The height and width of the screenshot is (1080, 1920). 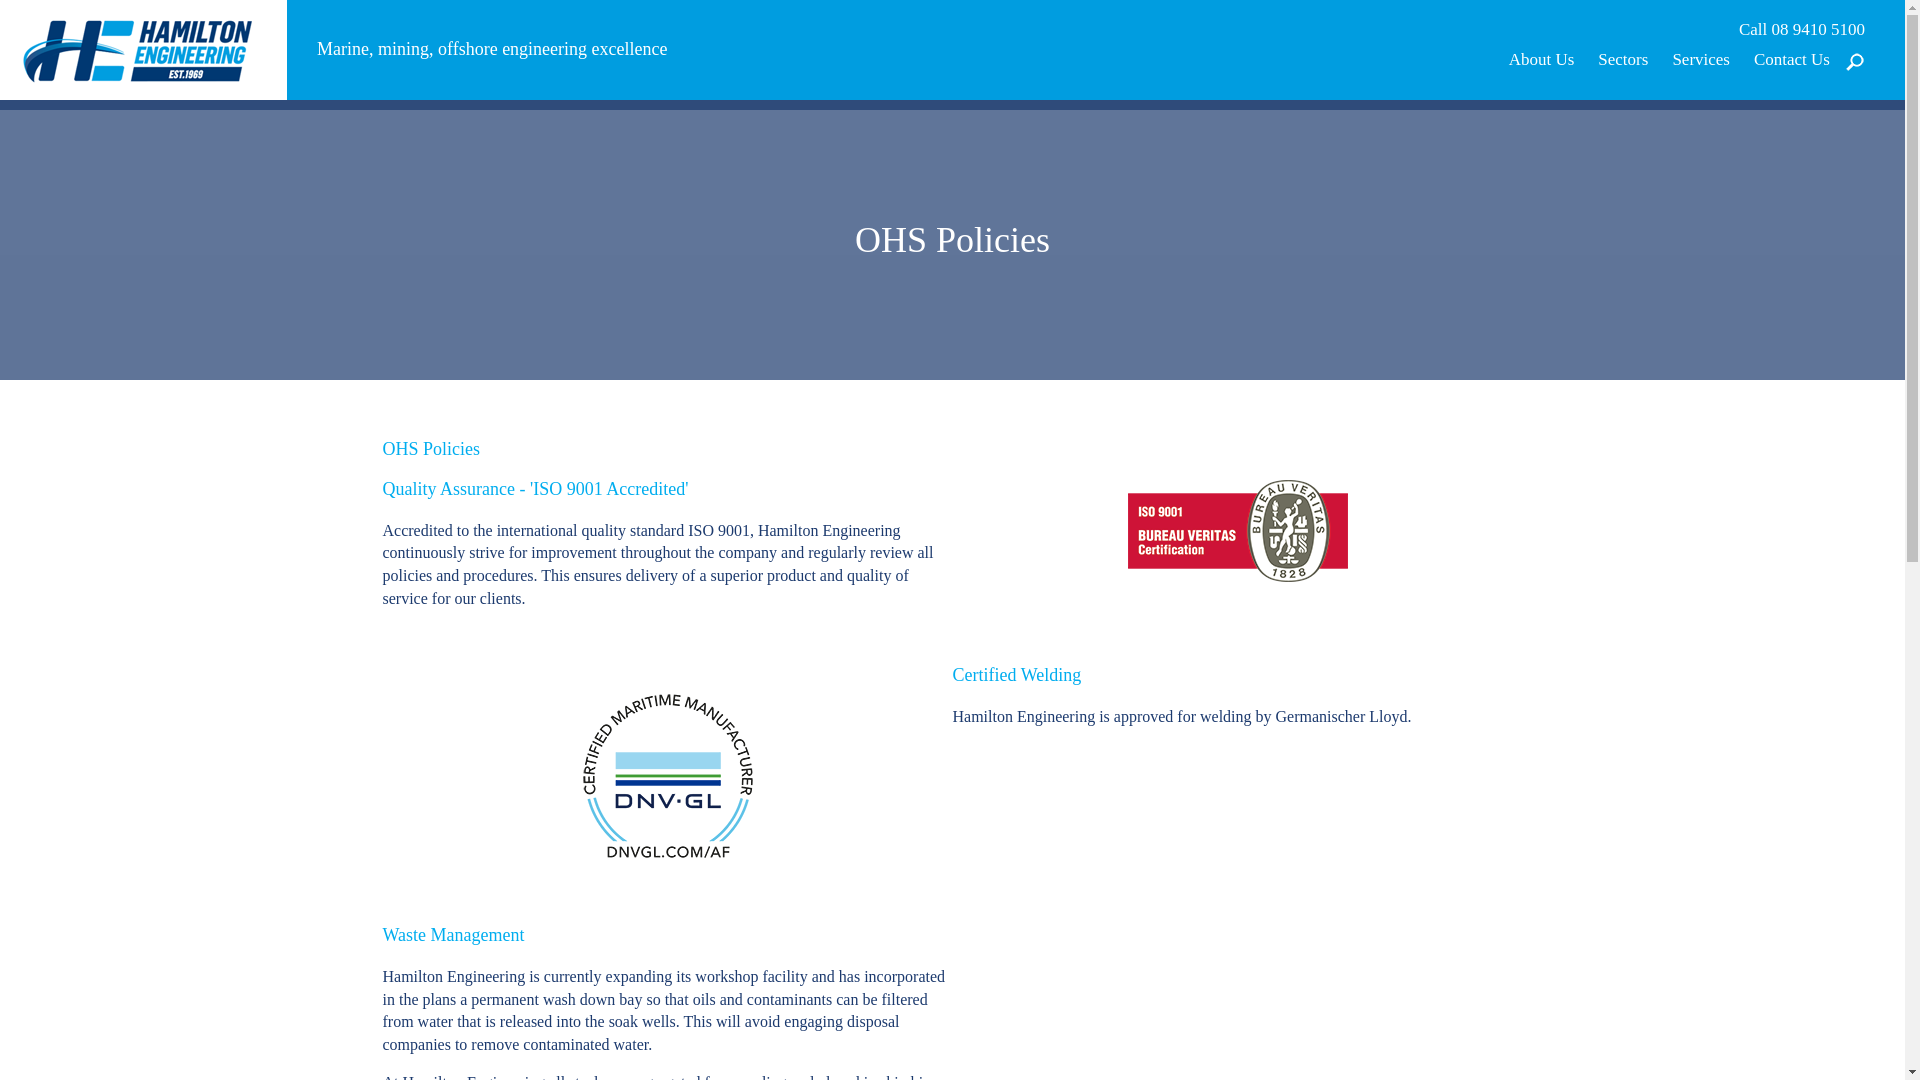 What do you see at coordinates (1699, 58) in the screenshot?
I see `'Services'` at bounding box center [1699, 58].